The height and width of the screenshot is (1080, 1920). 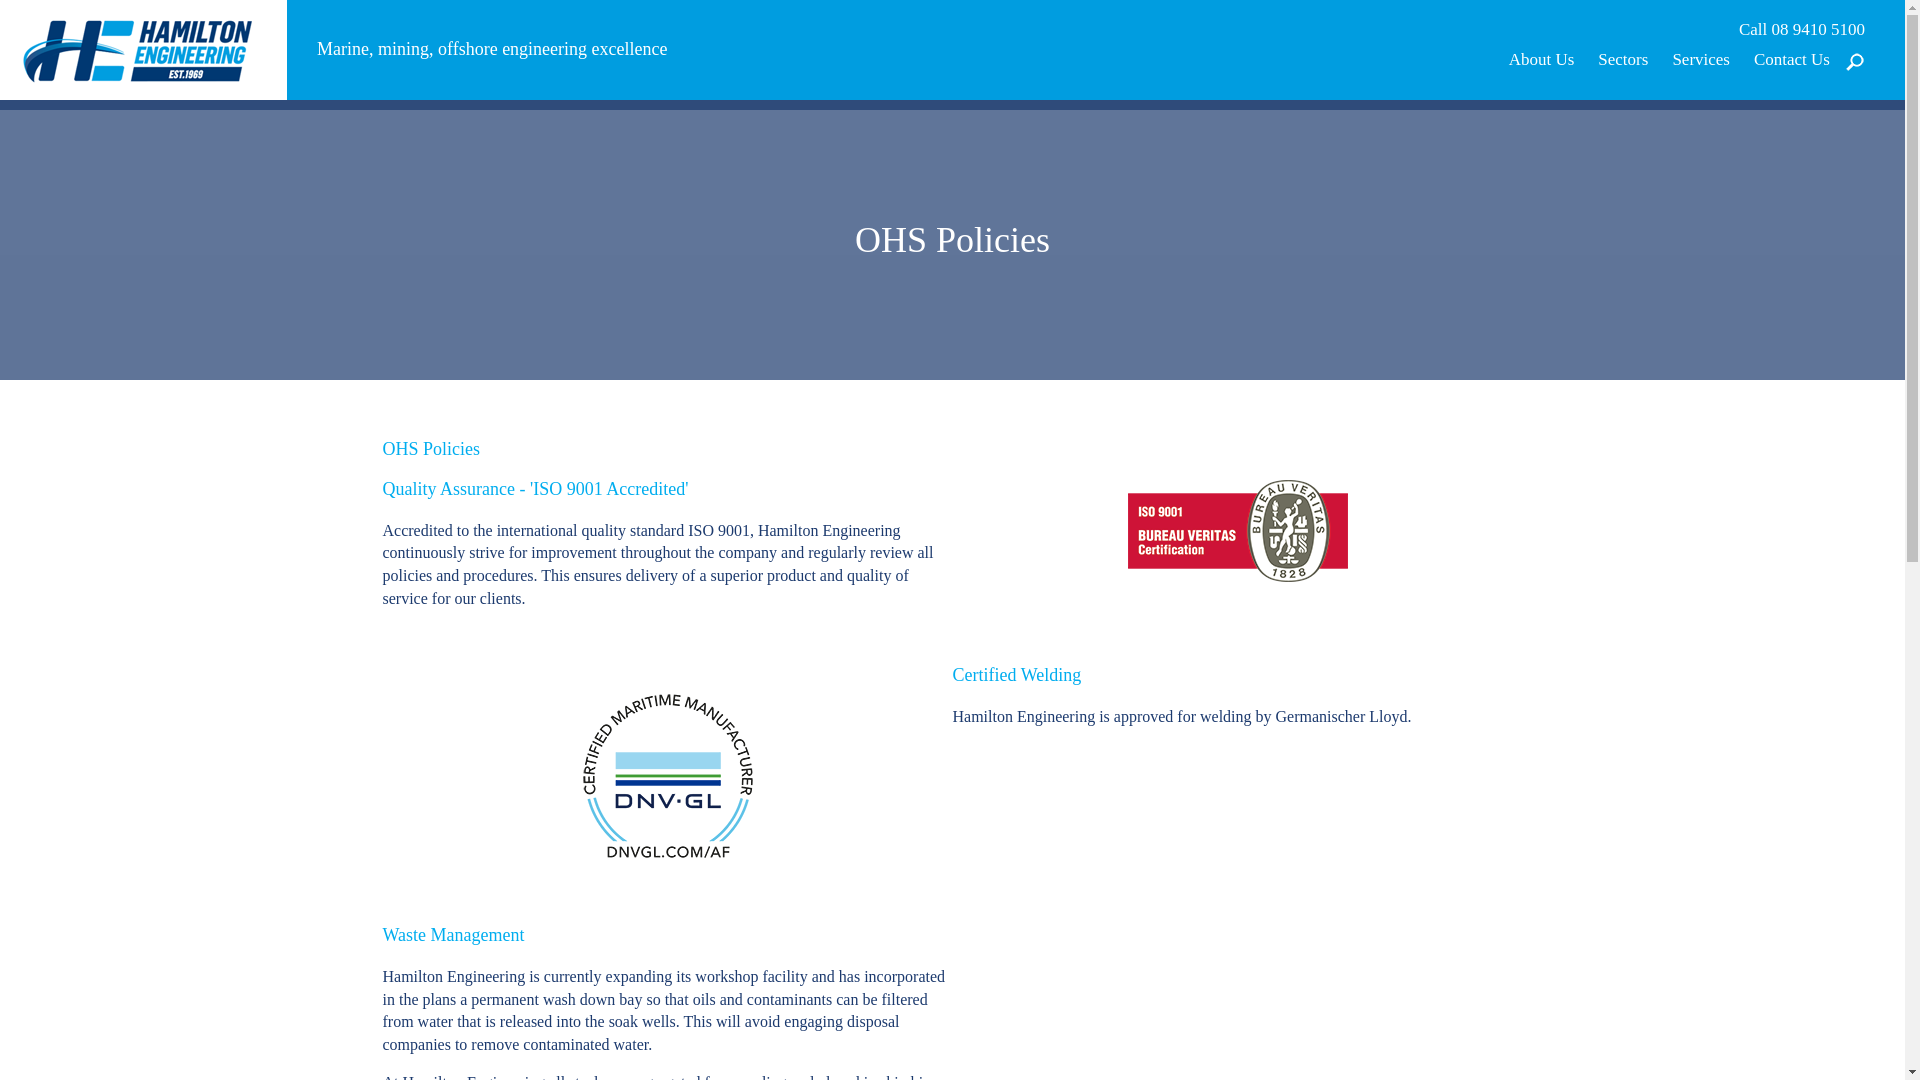 What do you see at coordinates (1699, 58) in the screenshot?
I see `'Services'` at bounding box center [1699, 58].